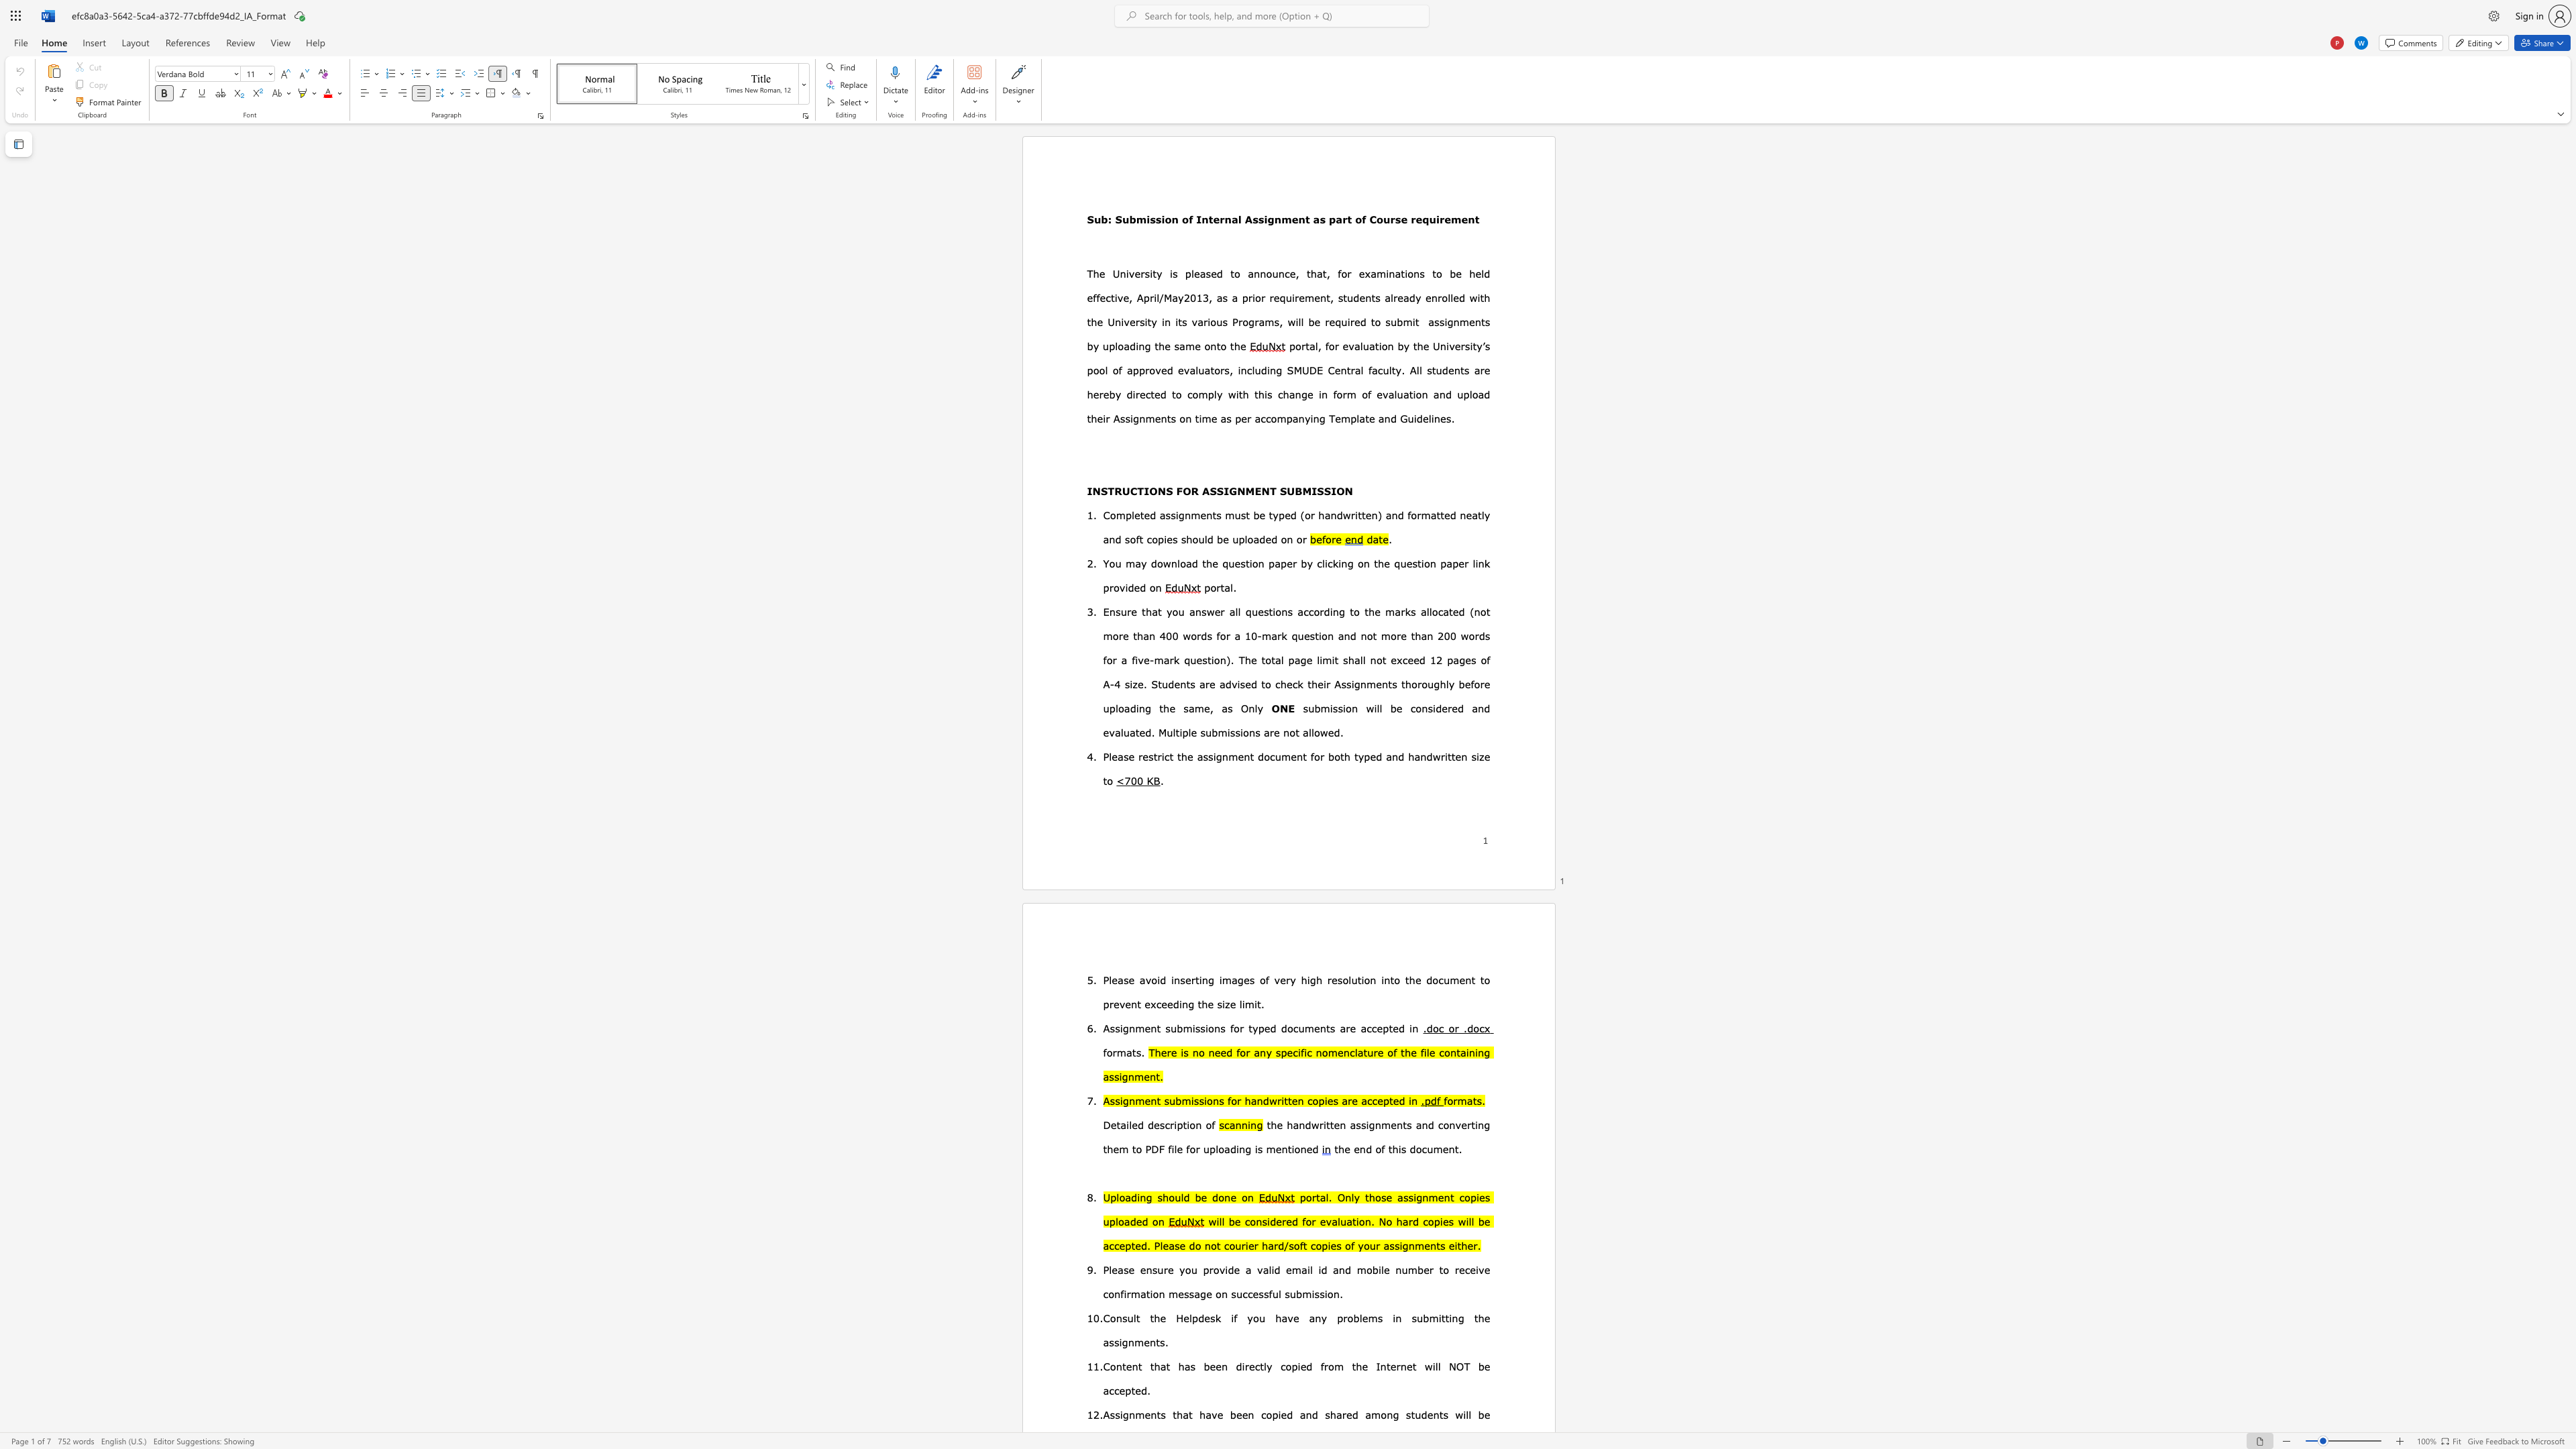 This screenshot has height=1449, width=2576. What do you see at coordinates (1393, 979) in the screenshot?
I see `the subset text "o the document t" within the text "resolution into the document to"` at bounding box center [1393, 979].